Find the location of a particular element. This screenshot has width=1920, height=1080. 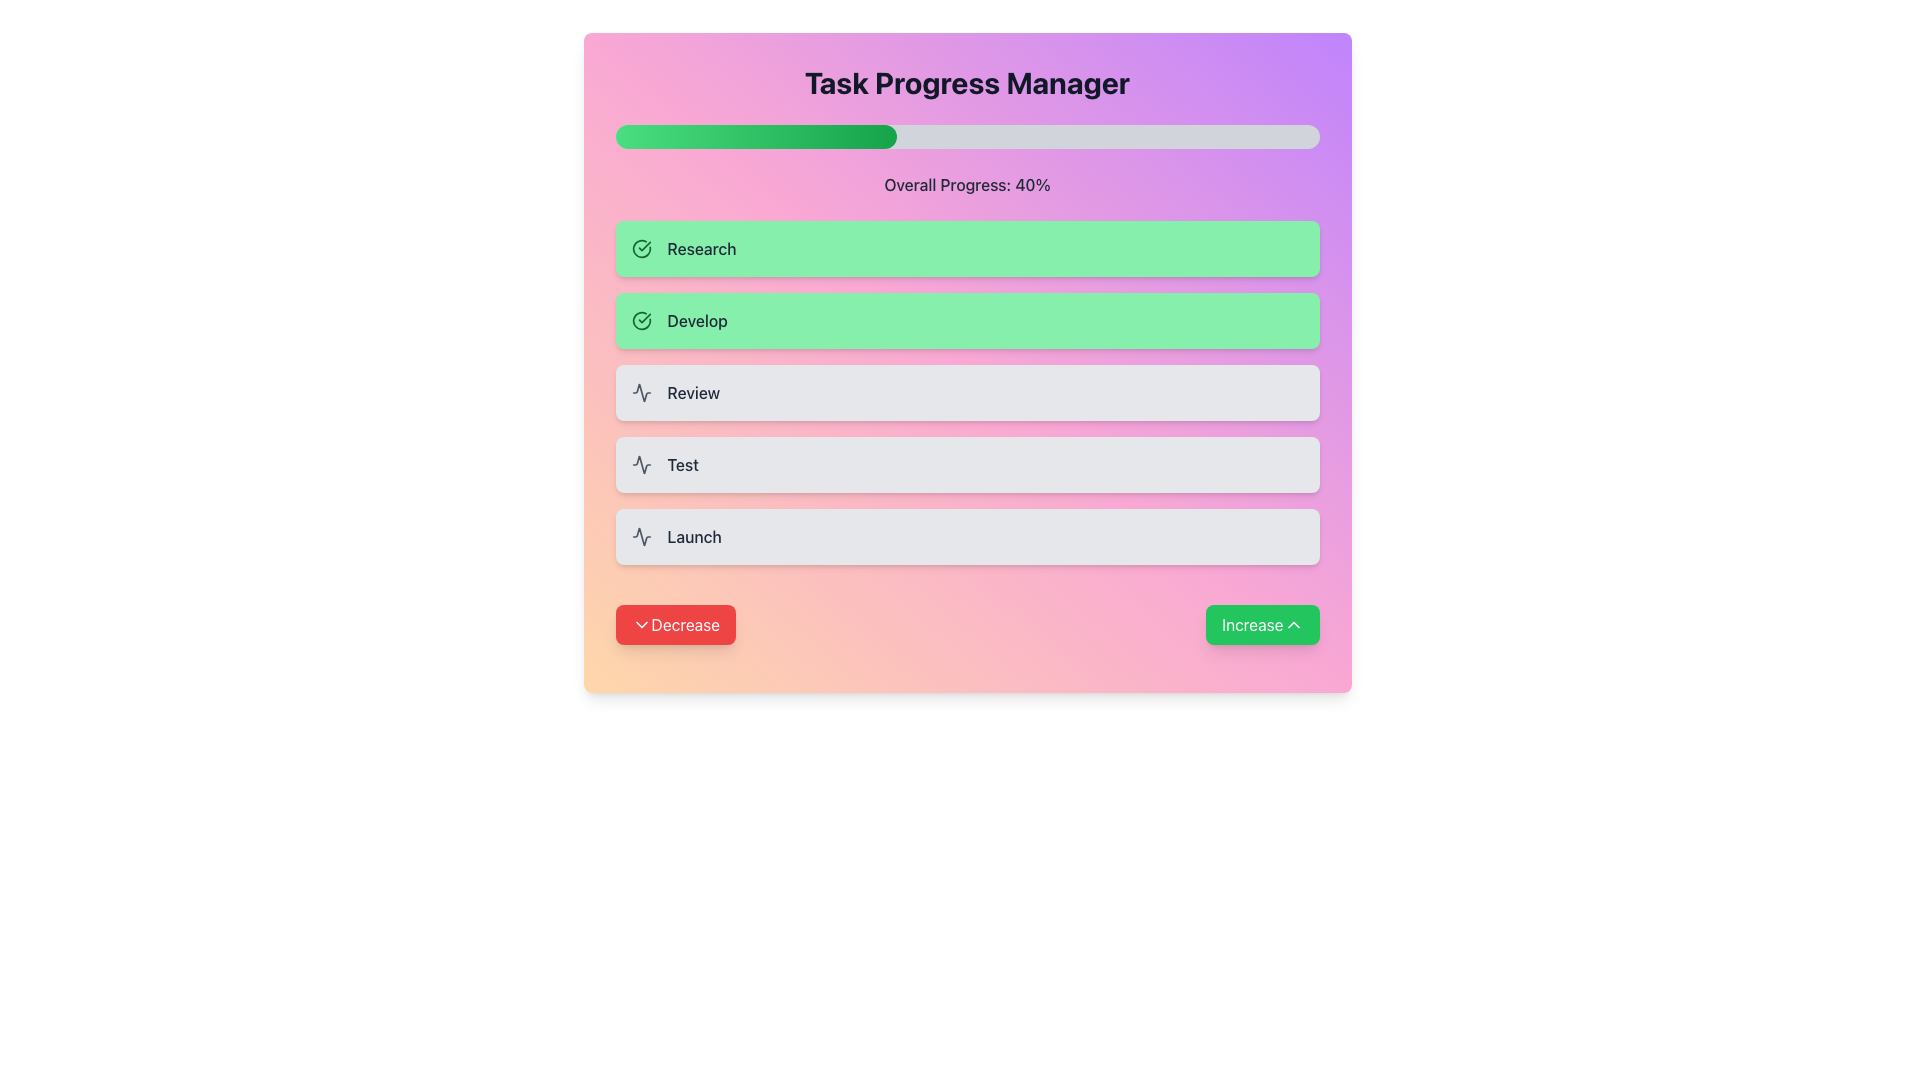

the leftmost 40% of the progress bar that visually represents task completion status, located near the top of the interface is located at coordinates (755, 136).